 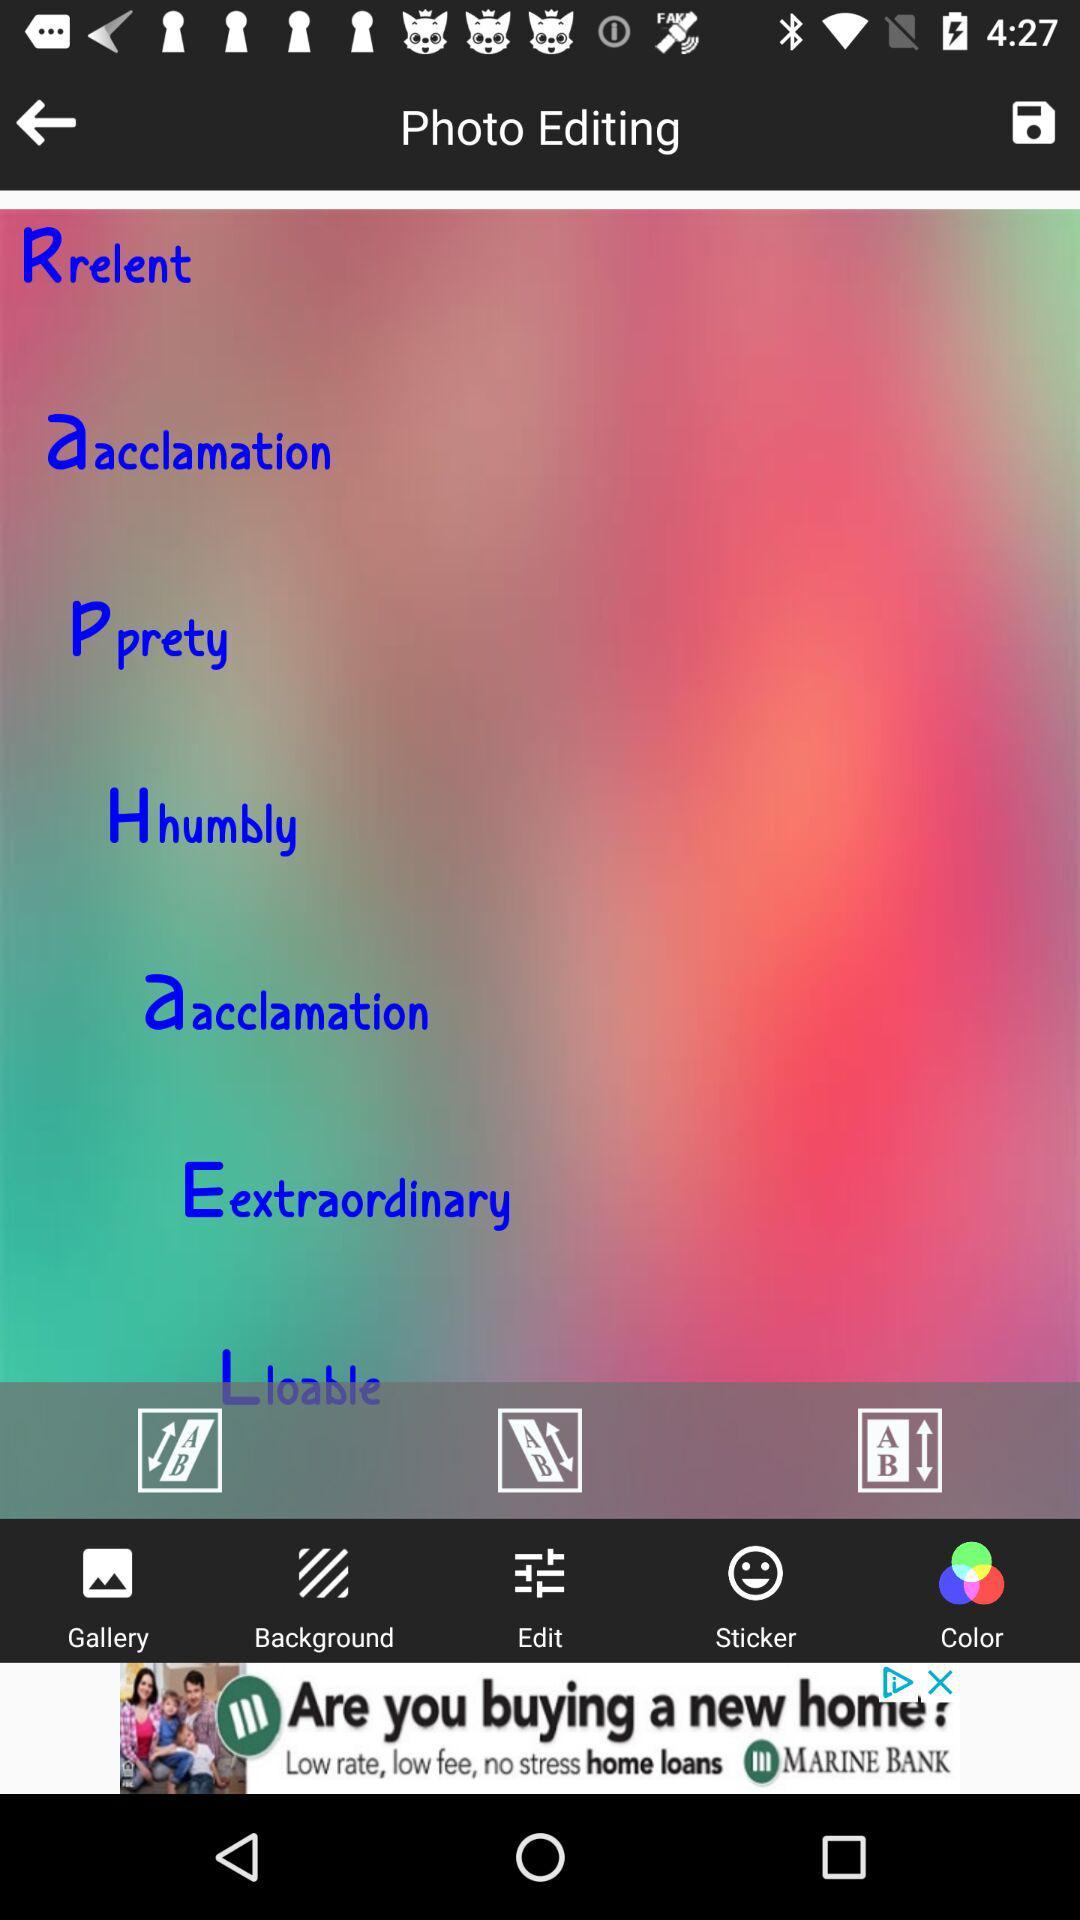 I want to click on the emoji icon, so click(x=755, y=1572).